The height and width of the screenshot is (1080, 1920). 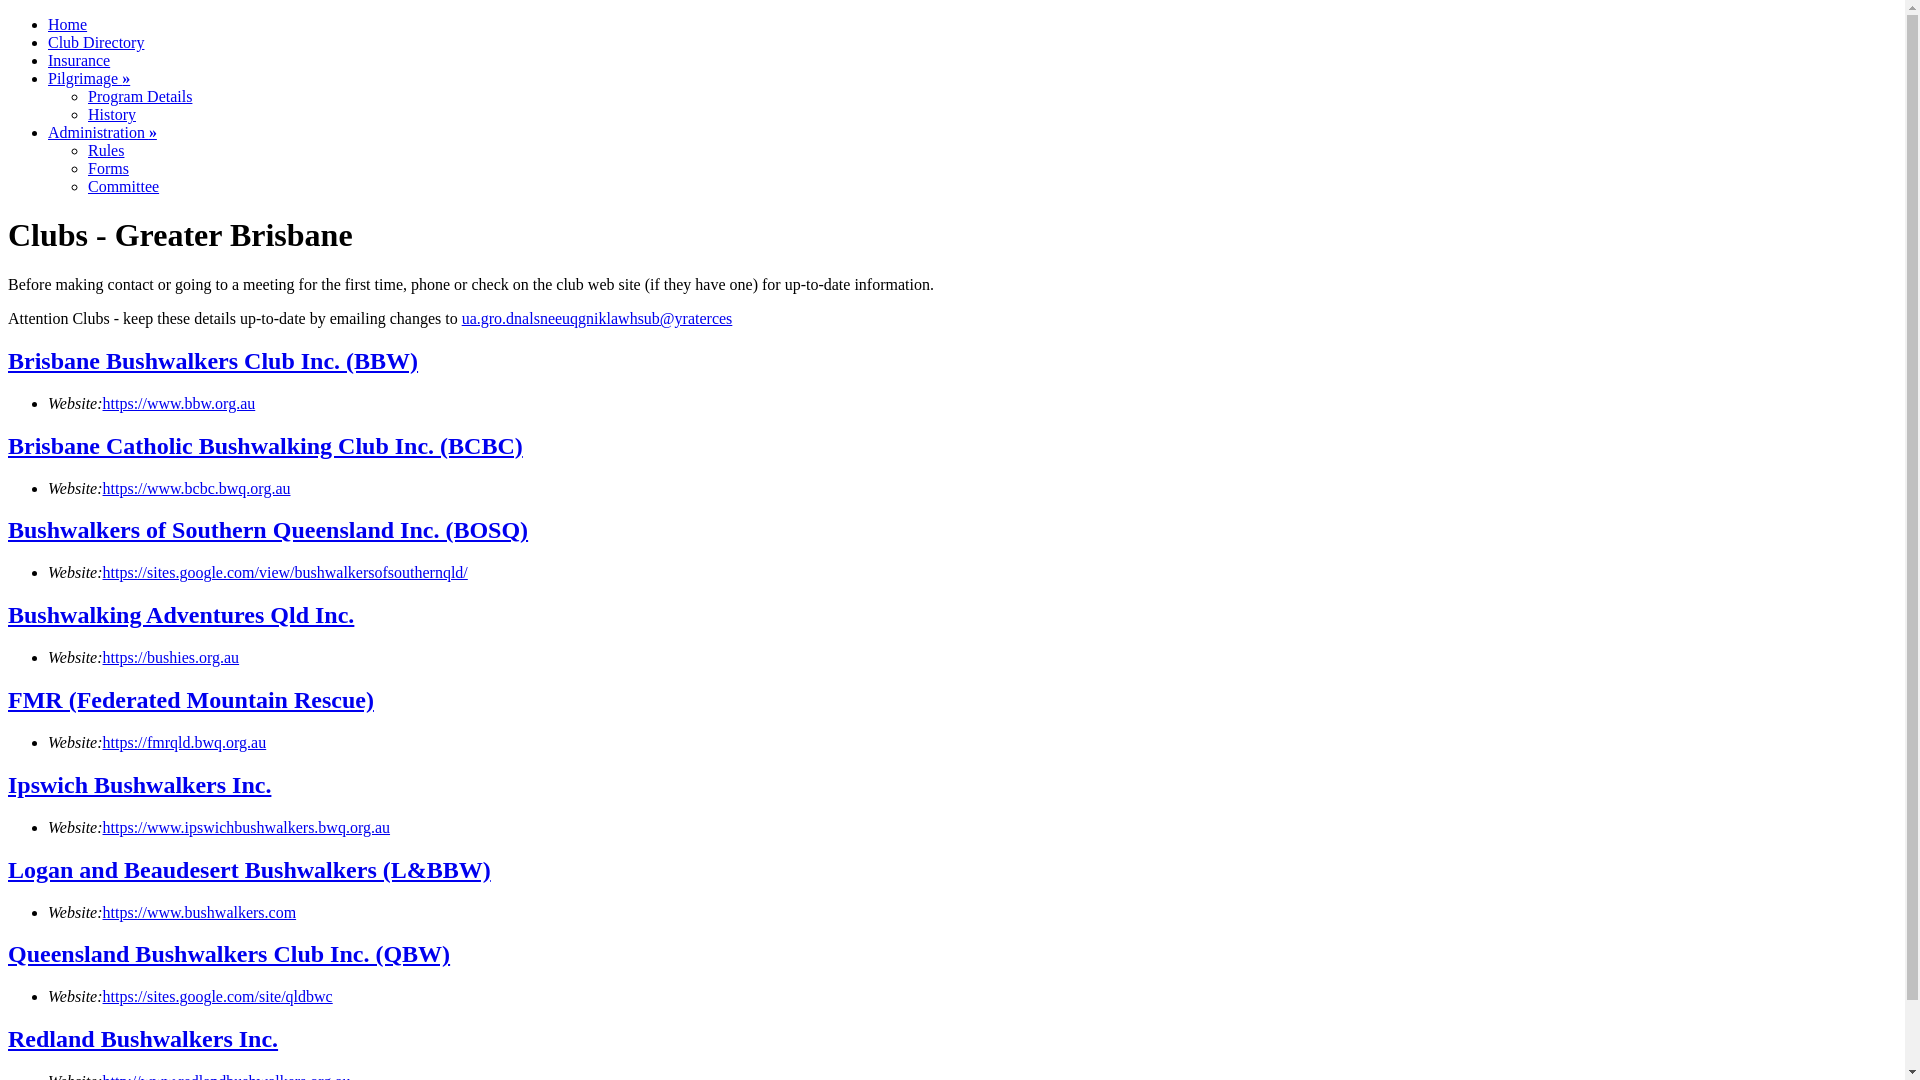 I want to click on 'FMR (Federated Mountain Rescue)', so click(x=8, y=698).